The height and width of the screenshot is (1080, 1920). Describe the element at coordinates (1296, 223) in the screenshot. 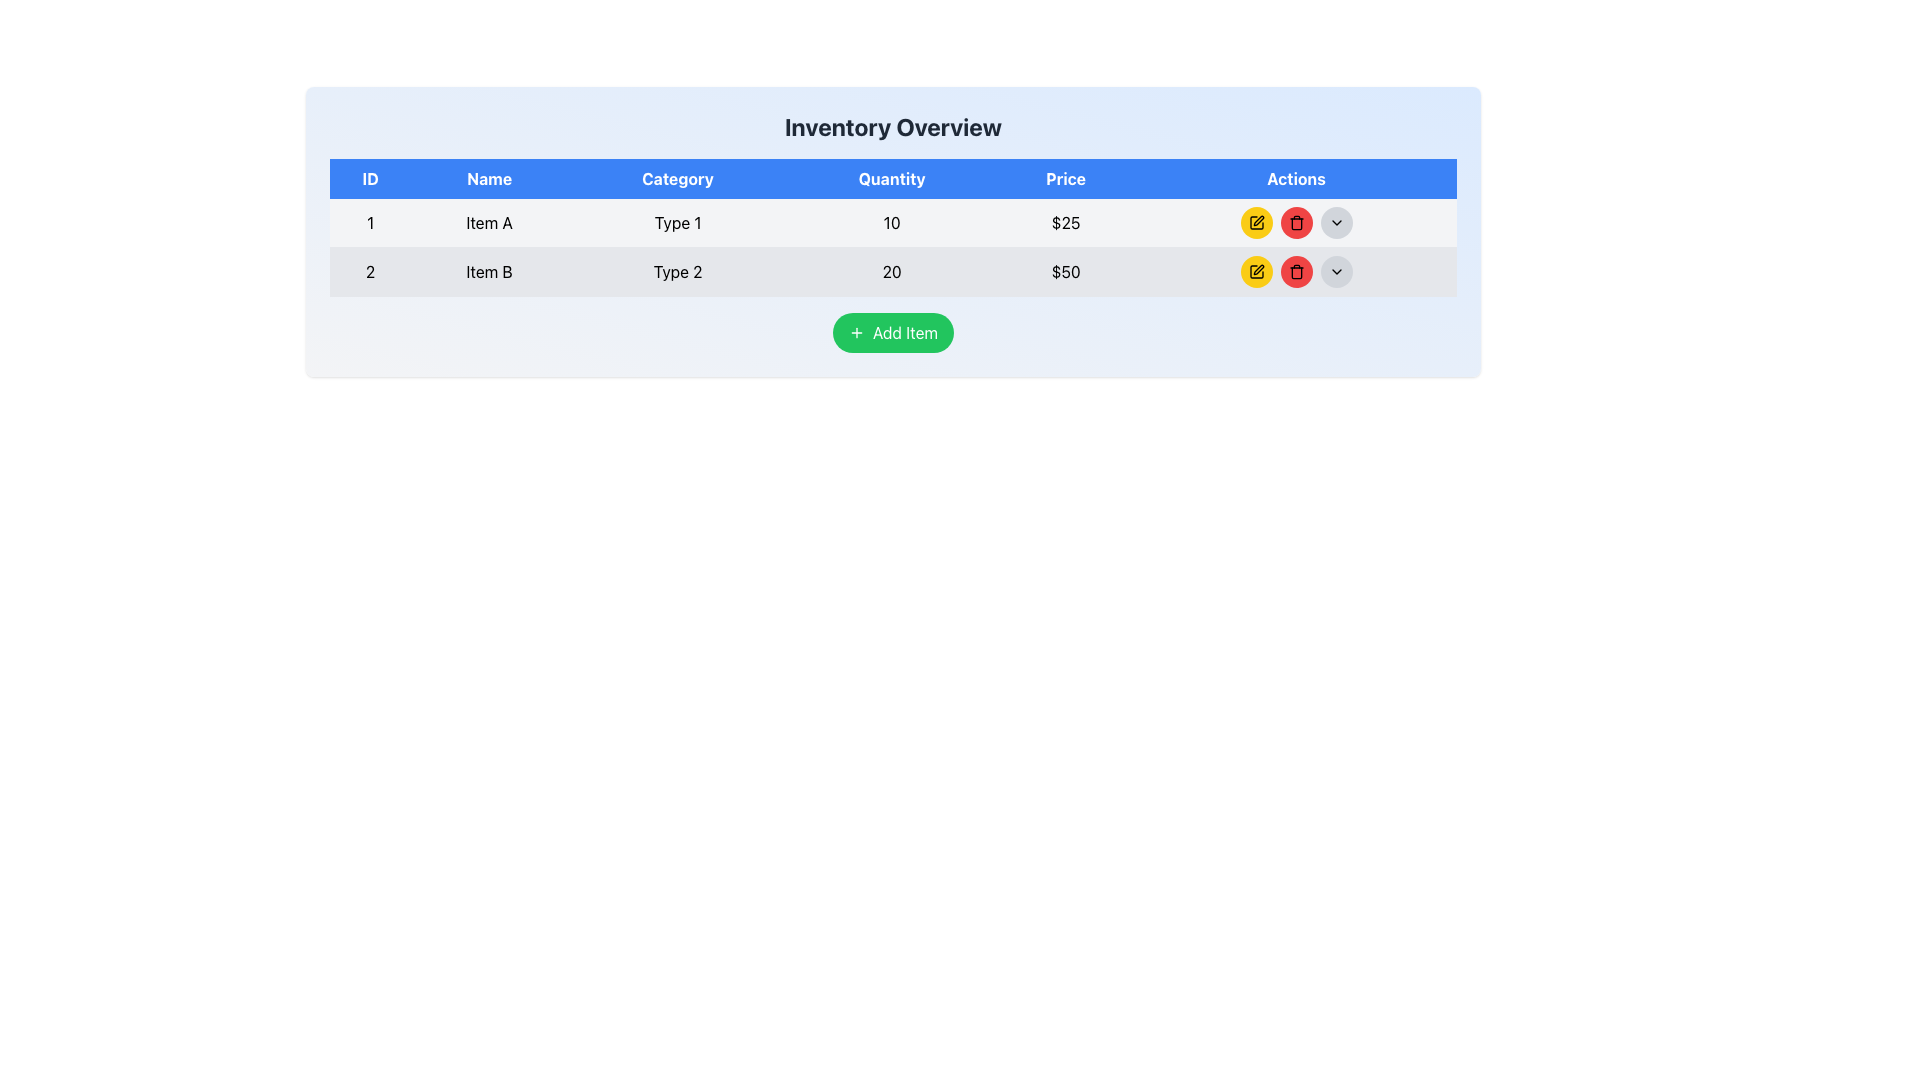

I see `the red trash can icon button located in the Actions column of the second row in the inventory table` at that location.